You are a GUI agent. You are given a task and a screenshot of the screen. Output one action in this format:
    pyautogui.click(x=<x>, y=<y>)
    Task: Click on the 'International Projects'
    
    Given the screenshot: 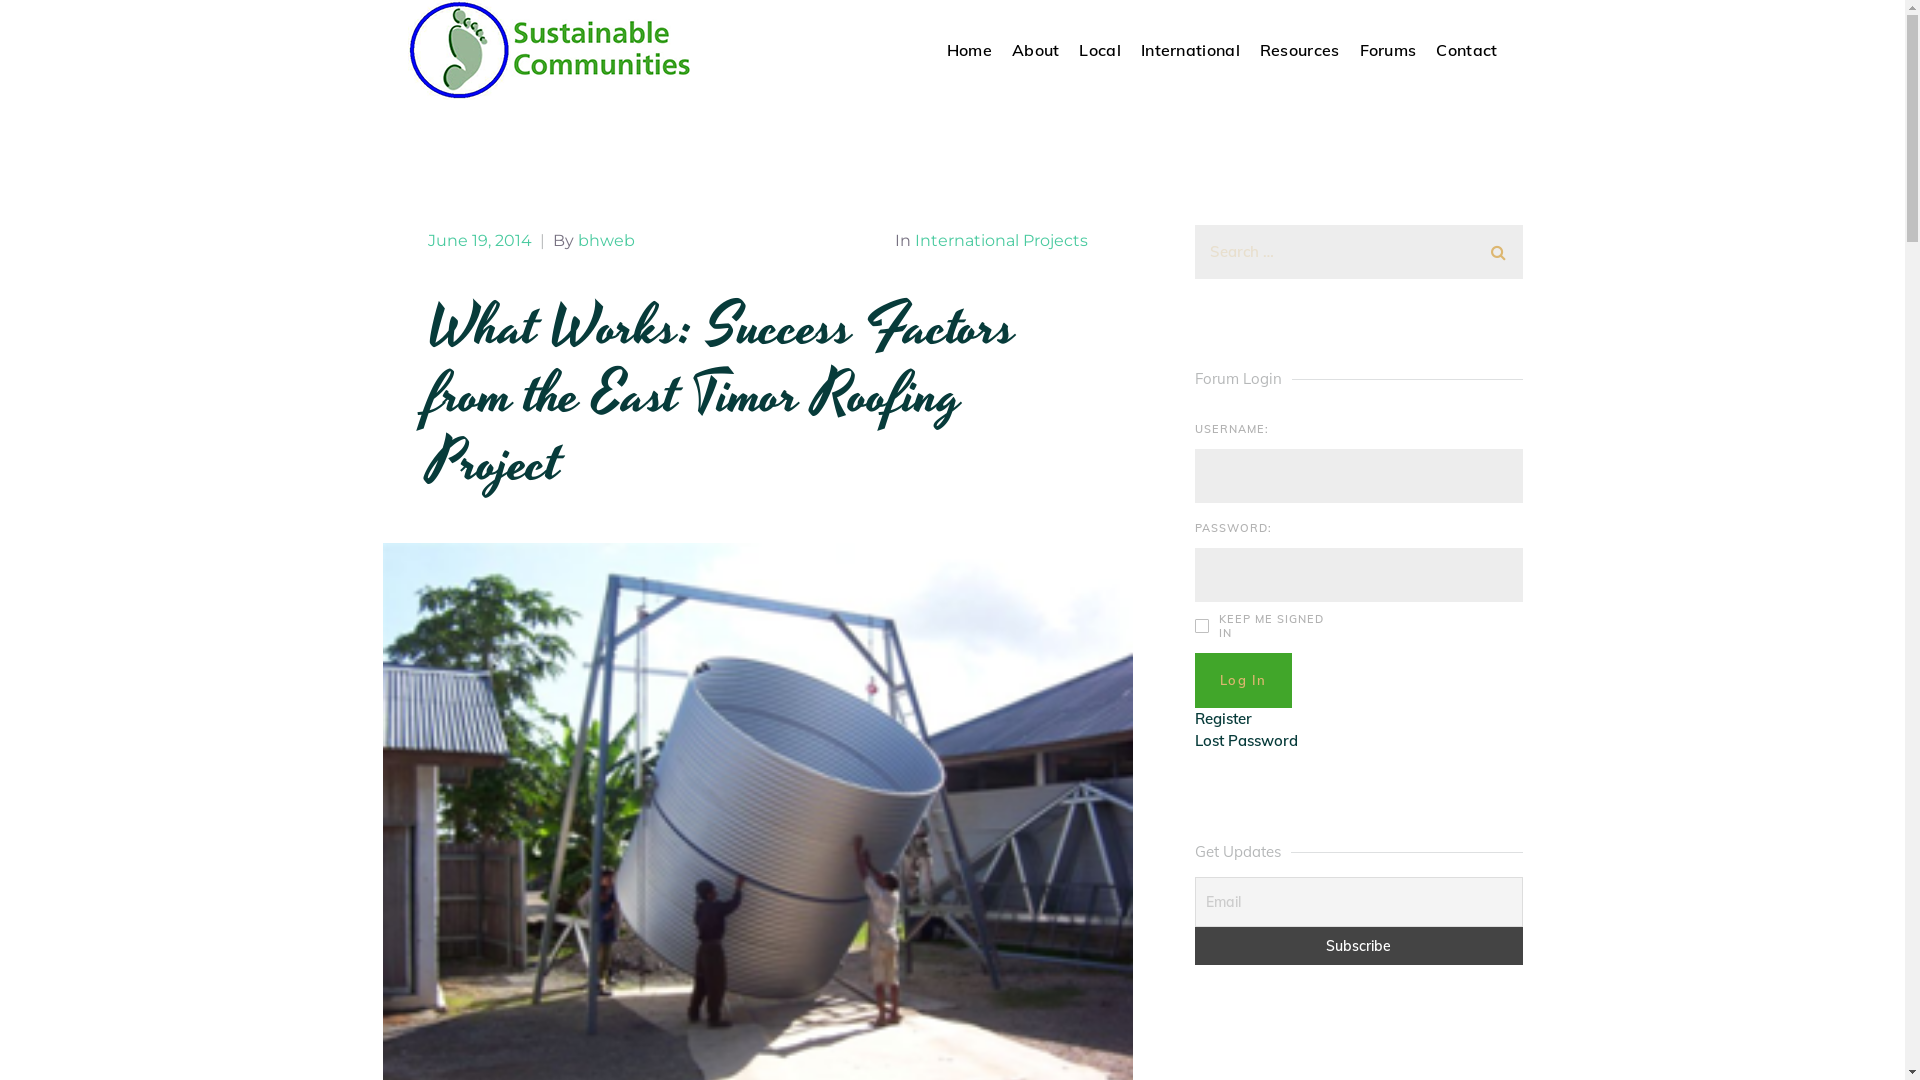 What is the action you would take?
    pyautogui.click(x=1000, y=239)
    